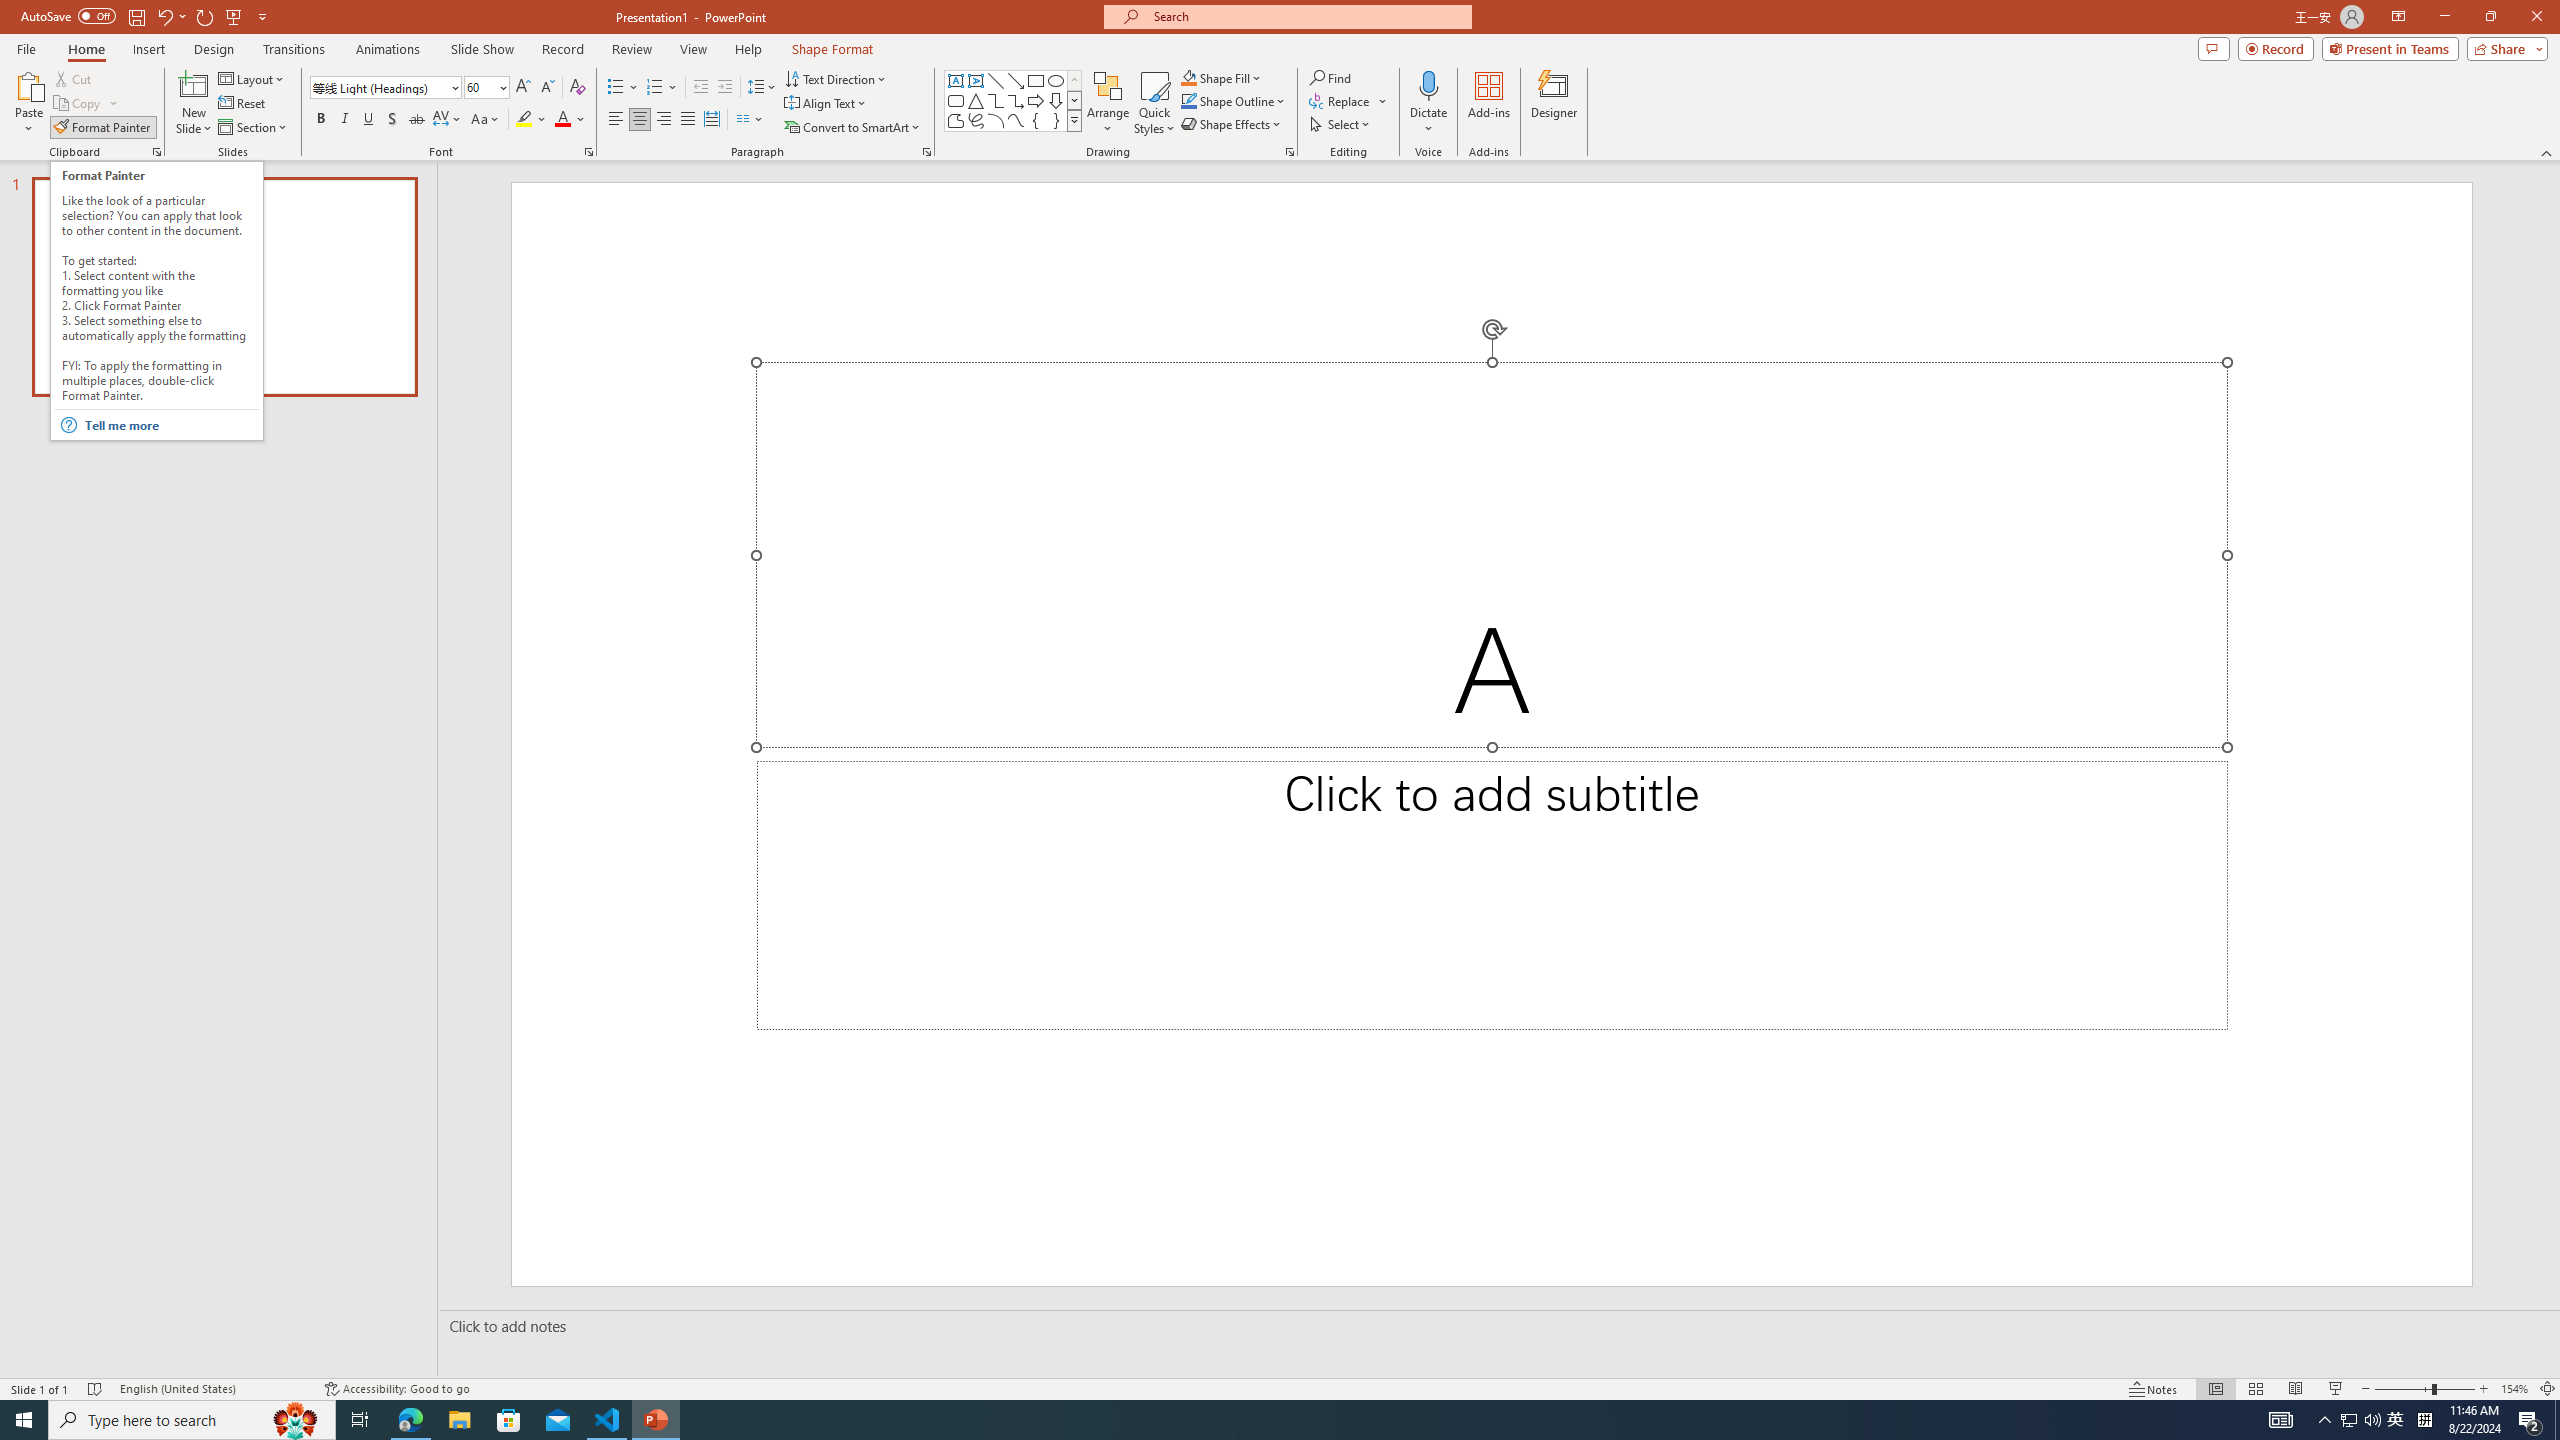 This screenshot has height=1440, width=2560. Describe the element at coordinates (69, 15) in the screenshot. I see `'AutoSave'` at that location.